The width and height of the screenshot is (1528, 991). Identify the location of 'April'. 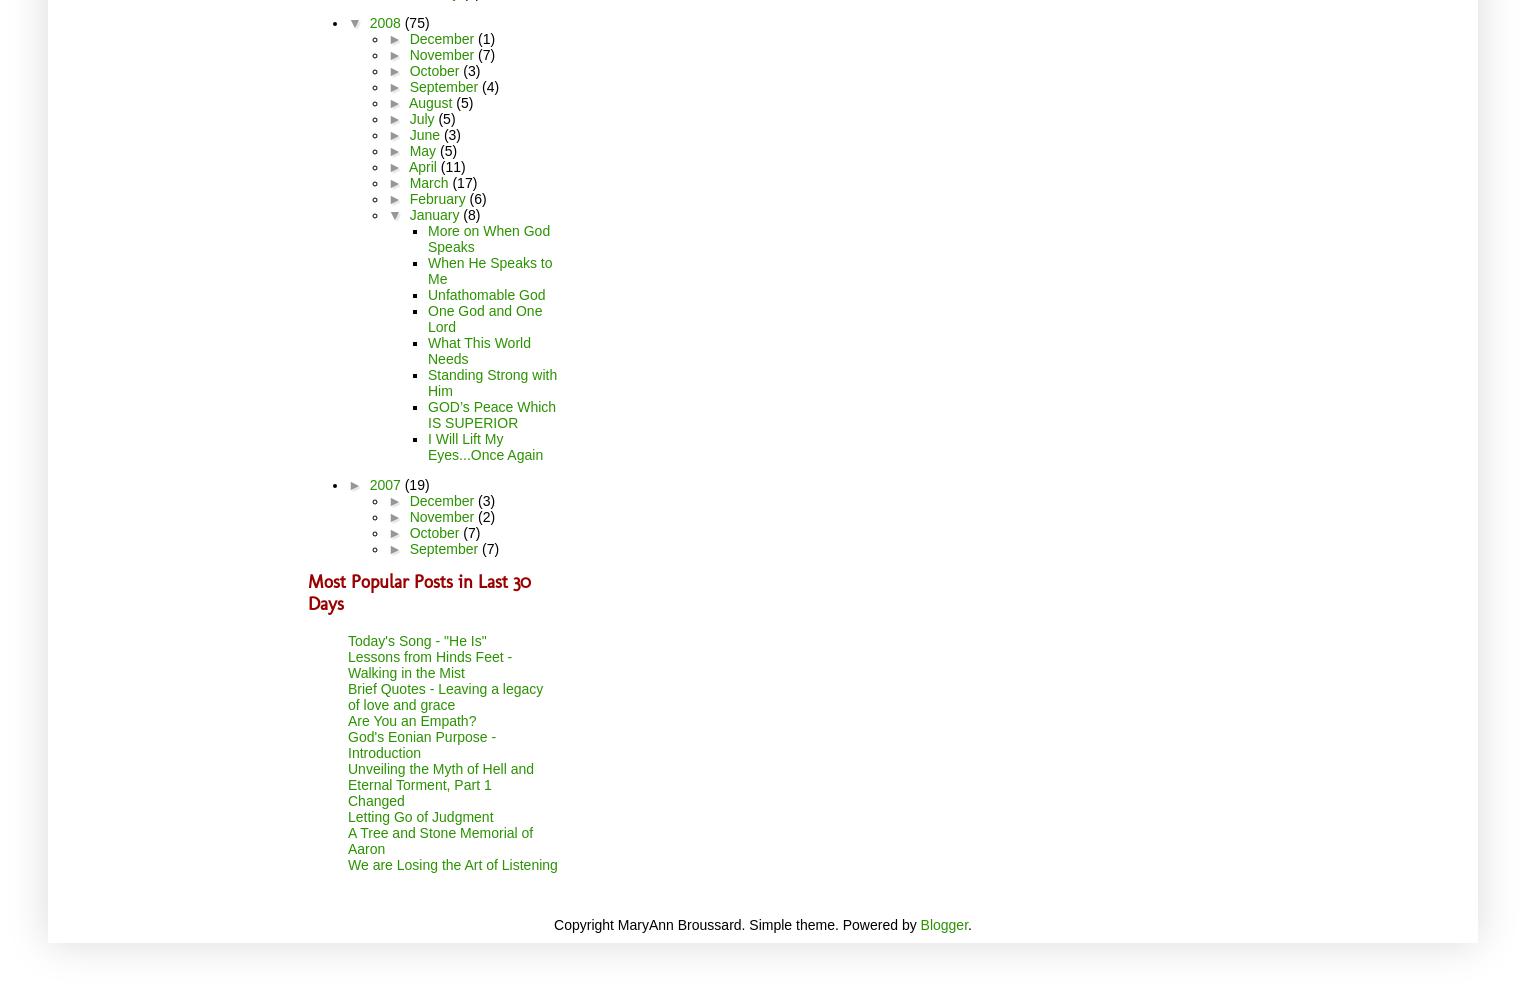
(424, 166).